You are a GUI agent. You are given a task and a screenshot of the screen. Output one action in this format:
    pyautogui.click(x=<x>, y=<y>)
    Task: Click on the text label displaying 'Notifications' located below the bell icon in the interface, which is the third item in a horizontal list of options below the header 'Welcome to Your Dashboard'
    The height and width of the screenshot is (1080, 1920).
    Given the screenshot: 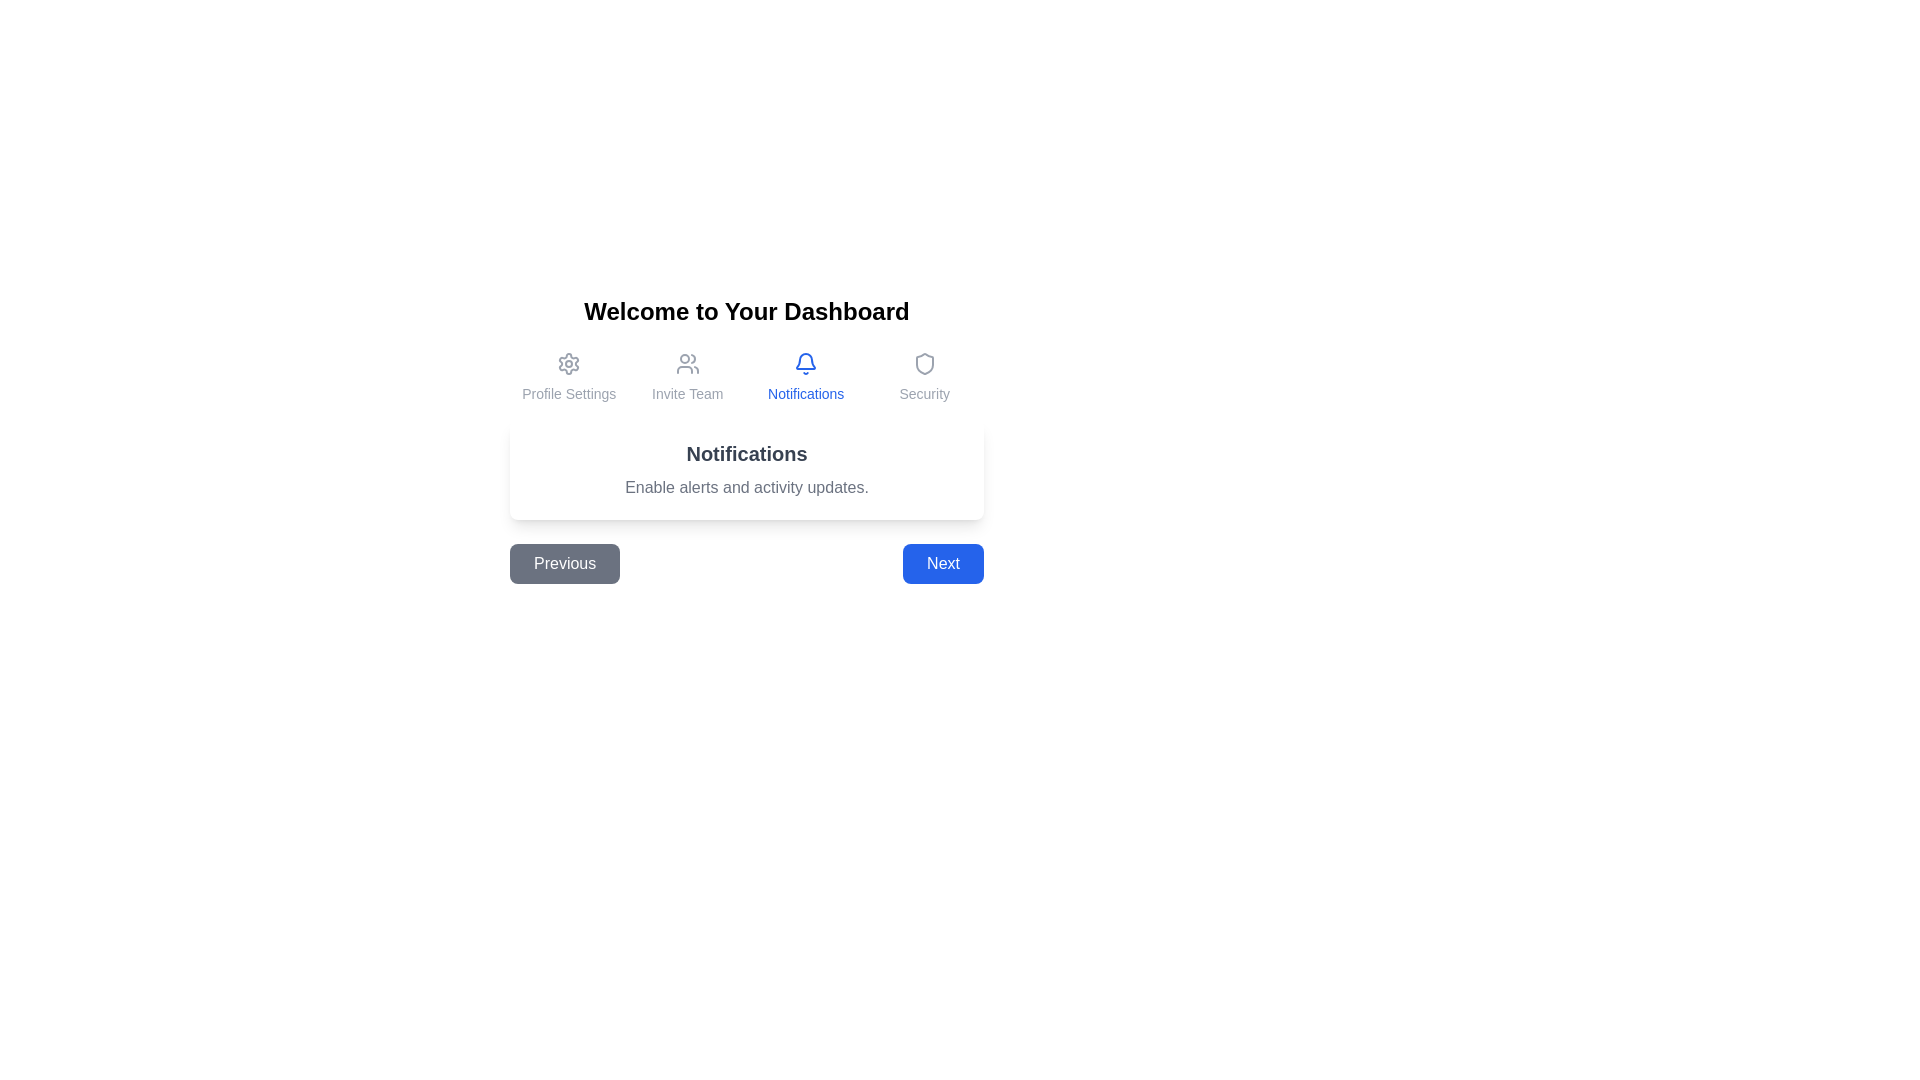 What is the action you would take?
    pyautogui.click(x=806, y=393)
    